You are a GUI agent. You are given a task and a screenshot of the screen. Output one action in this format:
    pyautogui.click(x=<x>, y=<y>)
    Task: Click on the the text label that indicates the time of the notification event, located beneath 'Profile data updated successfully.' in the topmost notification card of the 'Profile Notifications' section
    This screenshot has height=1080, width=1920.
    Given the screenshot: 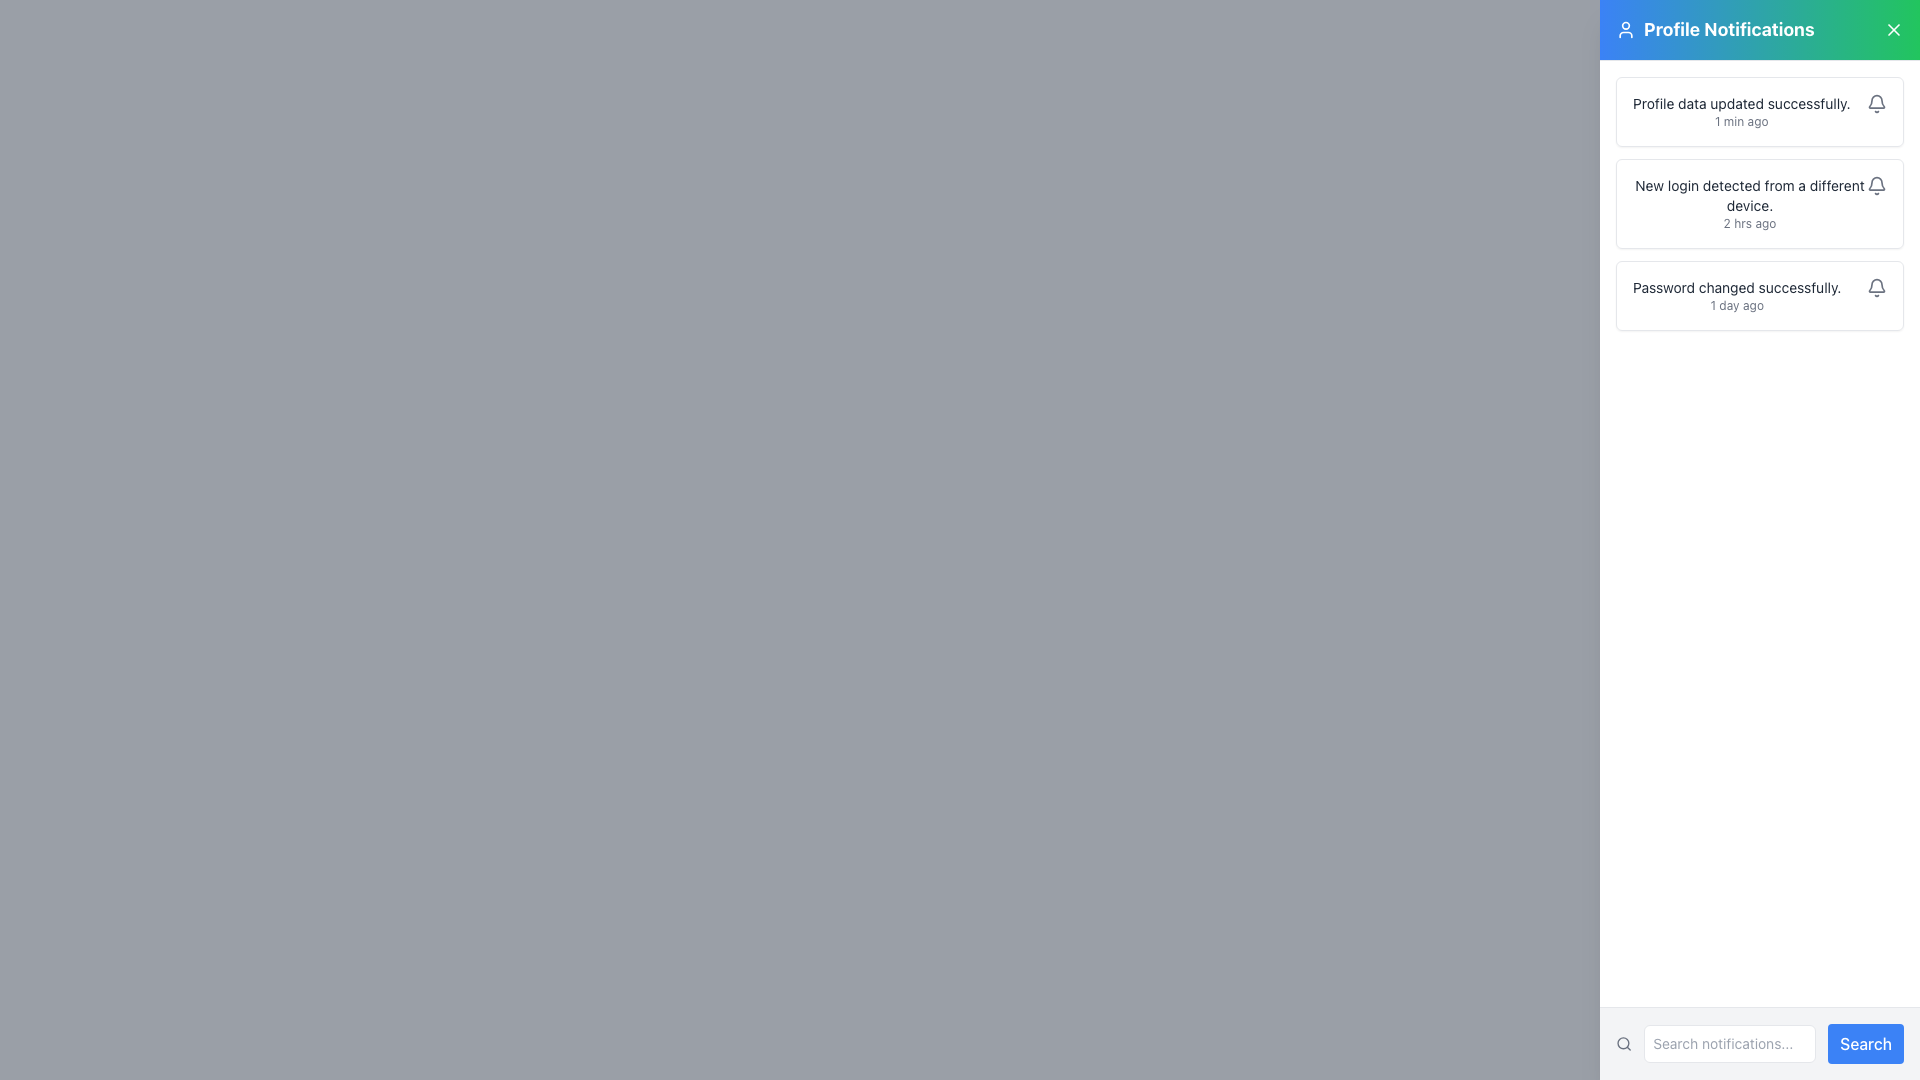 What is the action you would take?
    pyautogui.click(x=1740, y=122)
    